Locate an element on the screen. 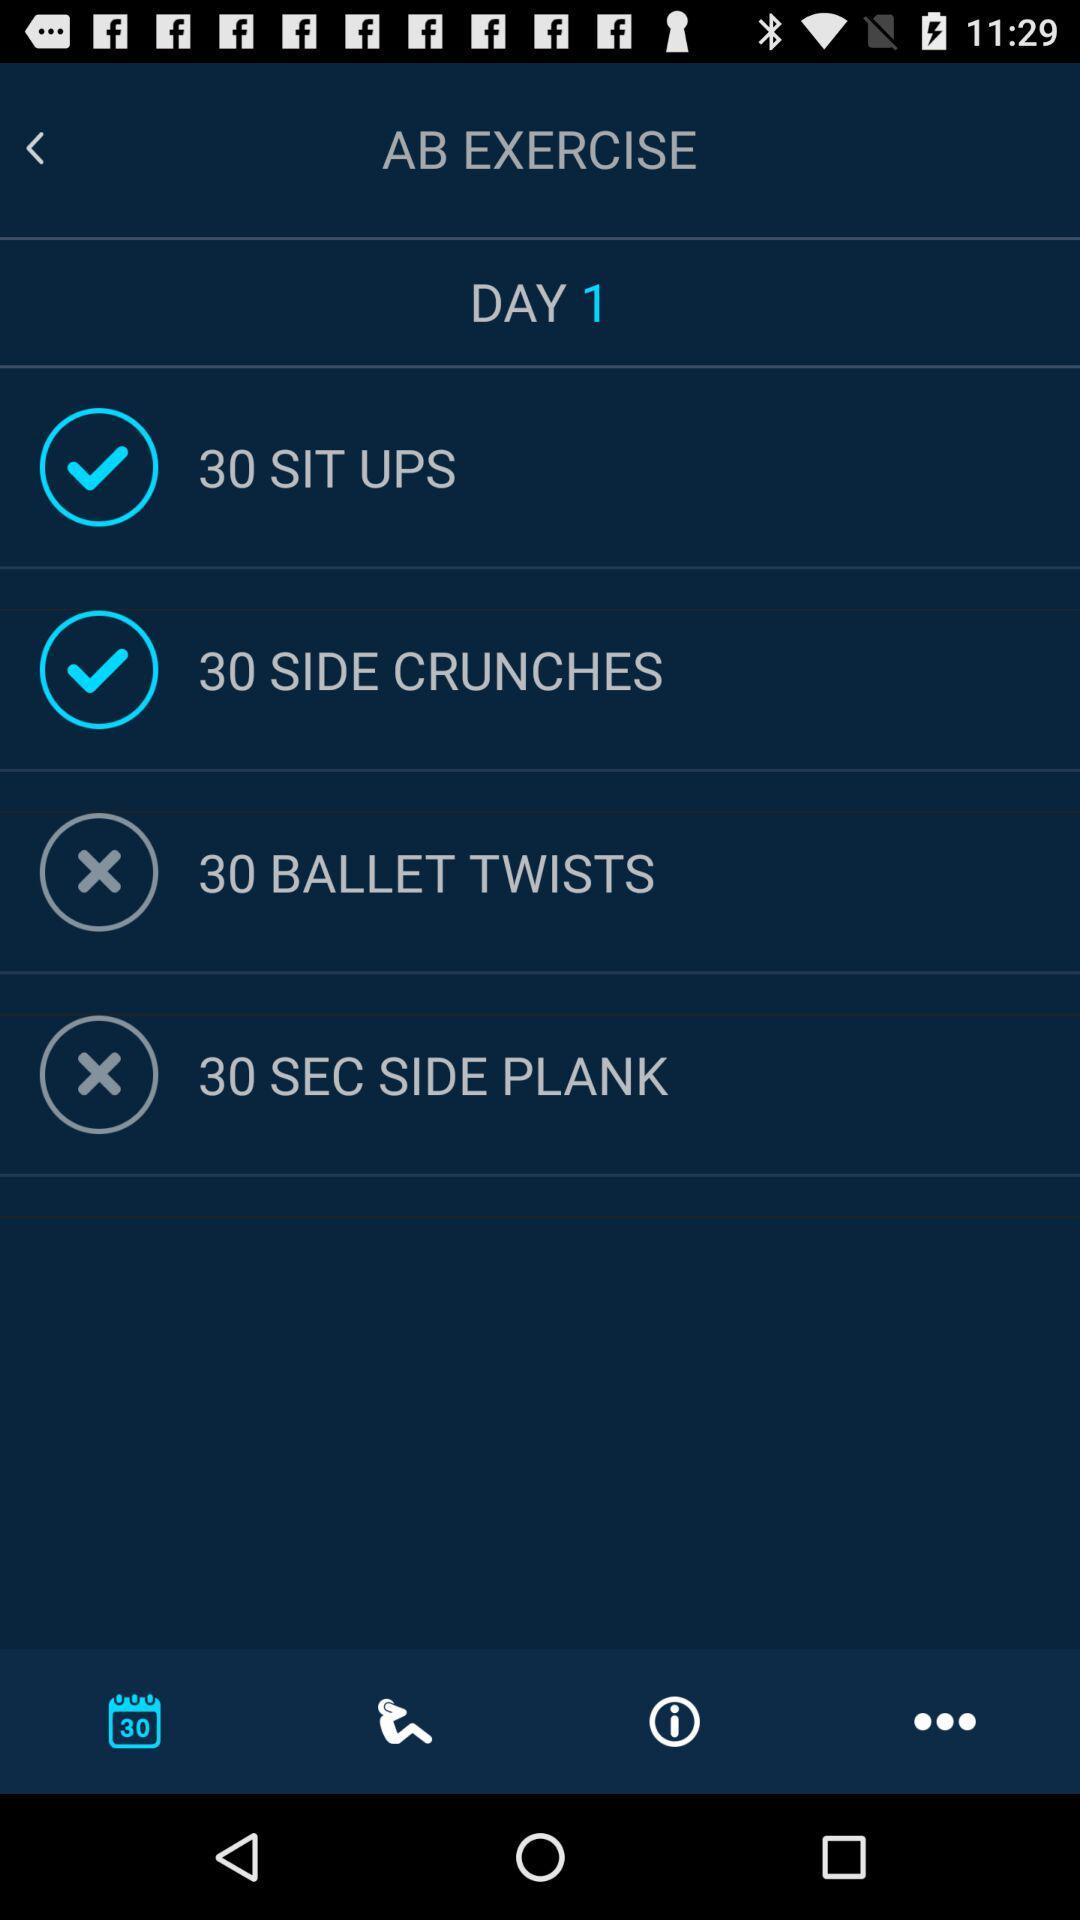 This screenshot has height=1920, width=1080. the calendar icon on the bottom left corner of the web page is located at coordinates (135, 1720).